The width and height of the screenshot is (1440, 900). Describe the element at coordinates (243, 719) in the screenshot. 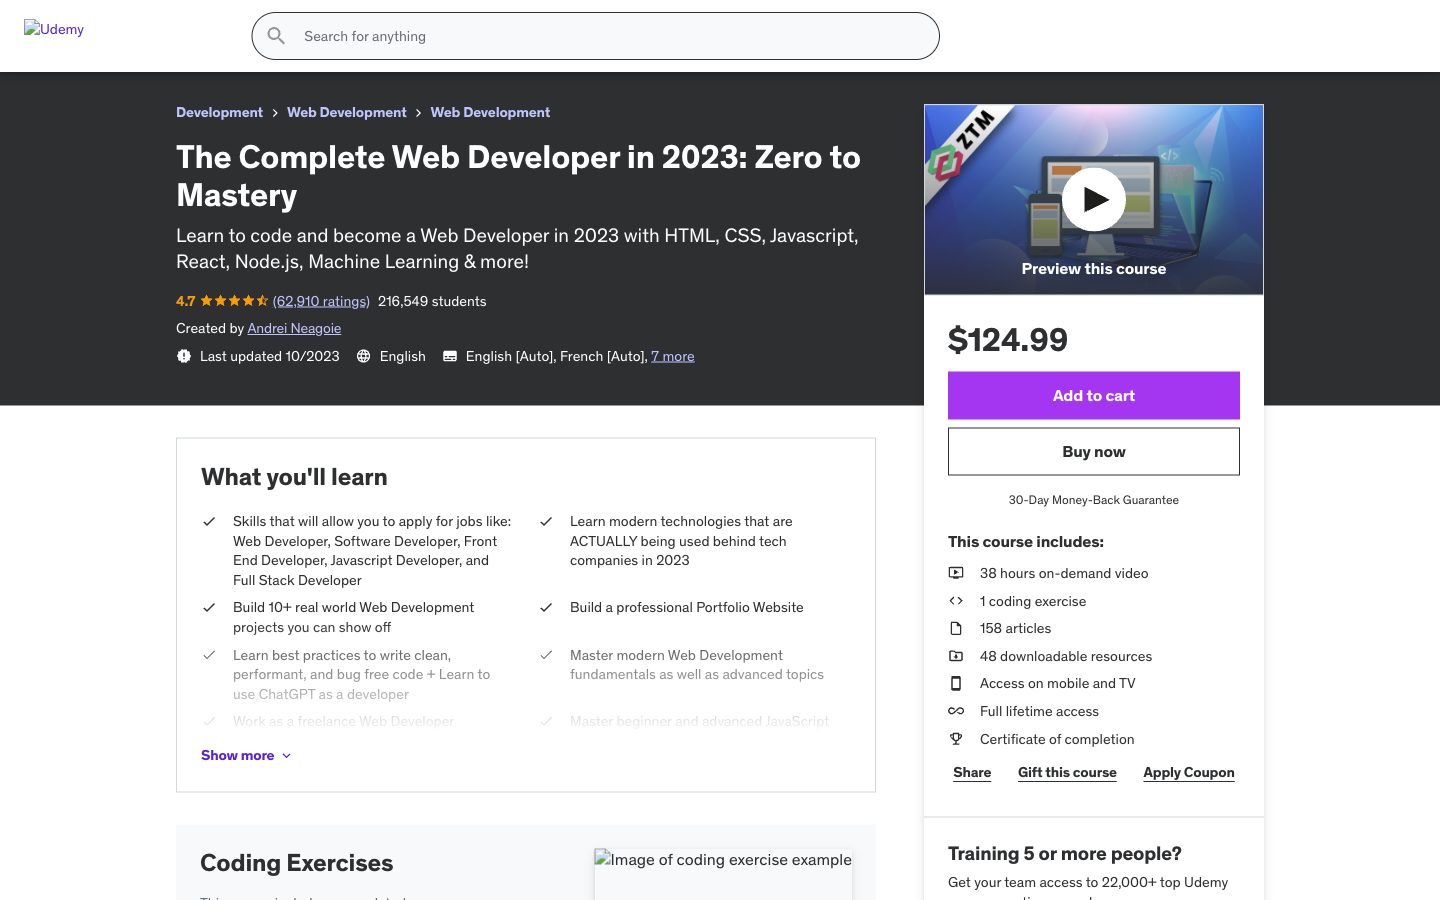

I see `Ascertain which models are on offer in the sports shoes section` at that location.